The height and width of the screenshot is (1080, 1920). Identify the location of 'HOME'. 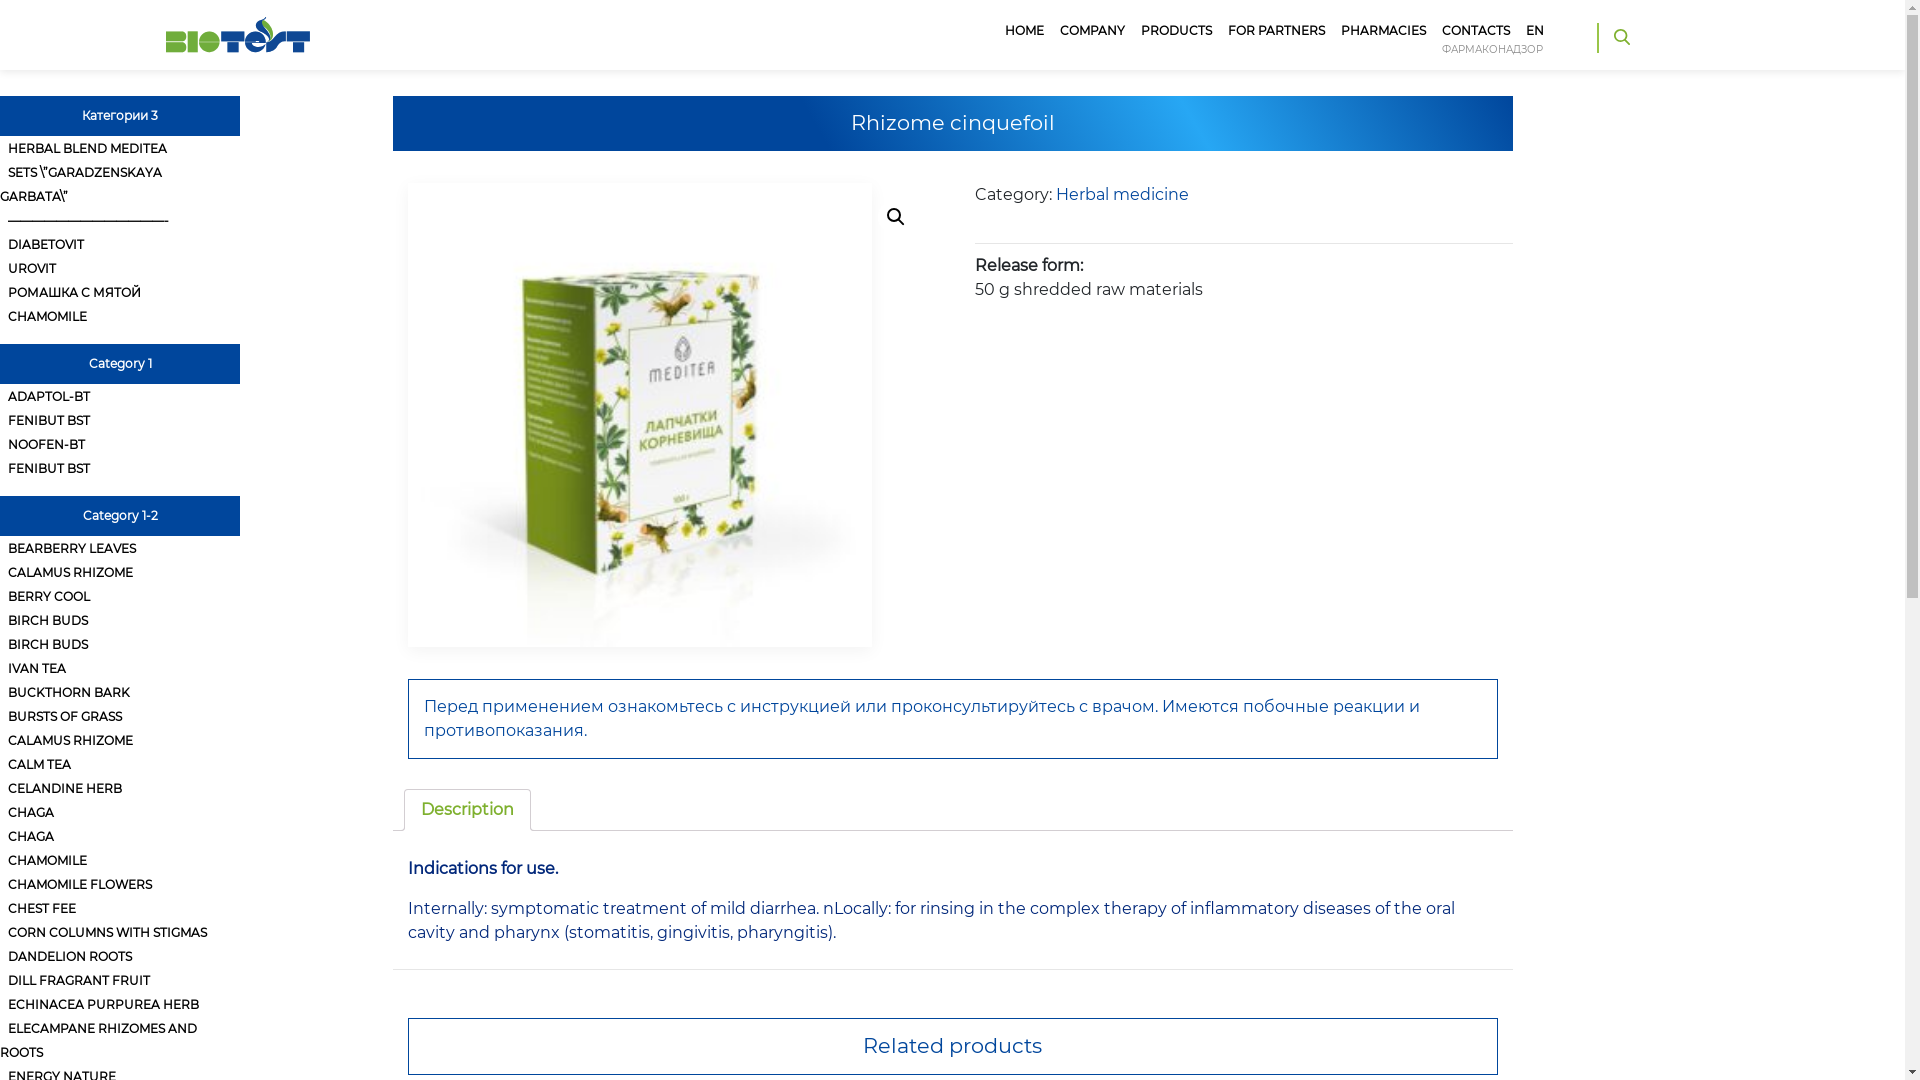
(1024, 30).